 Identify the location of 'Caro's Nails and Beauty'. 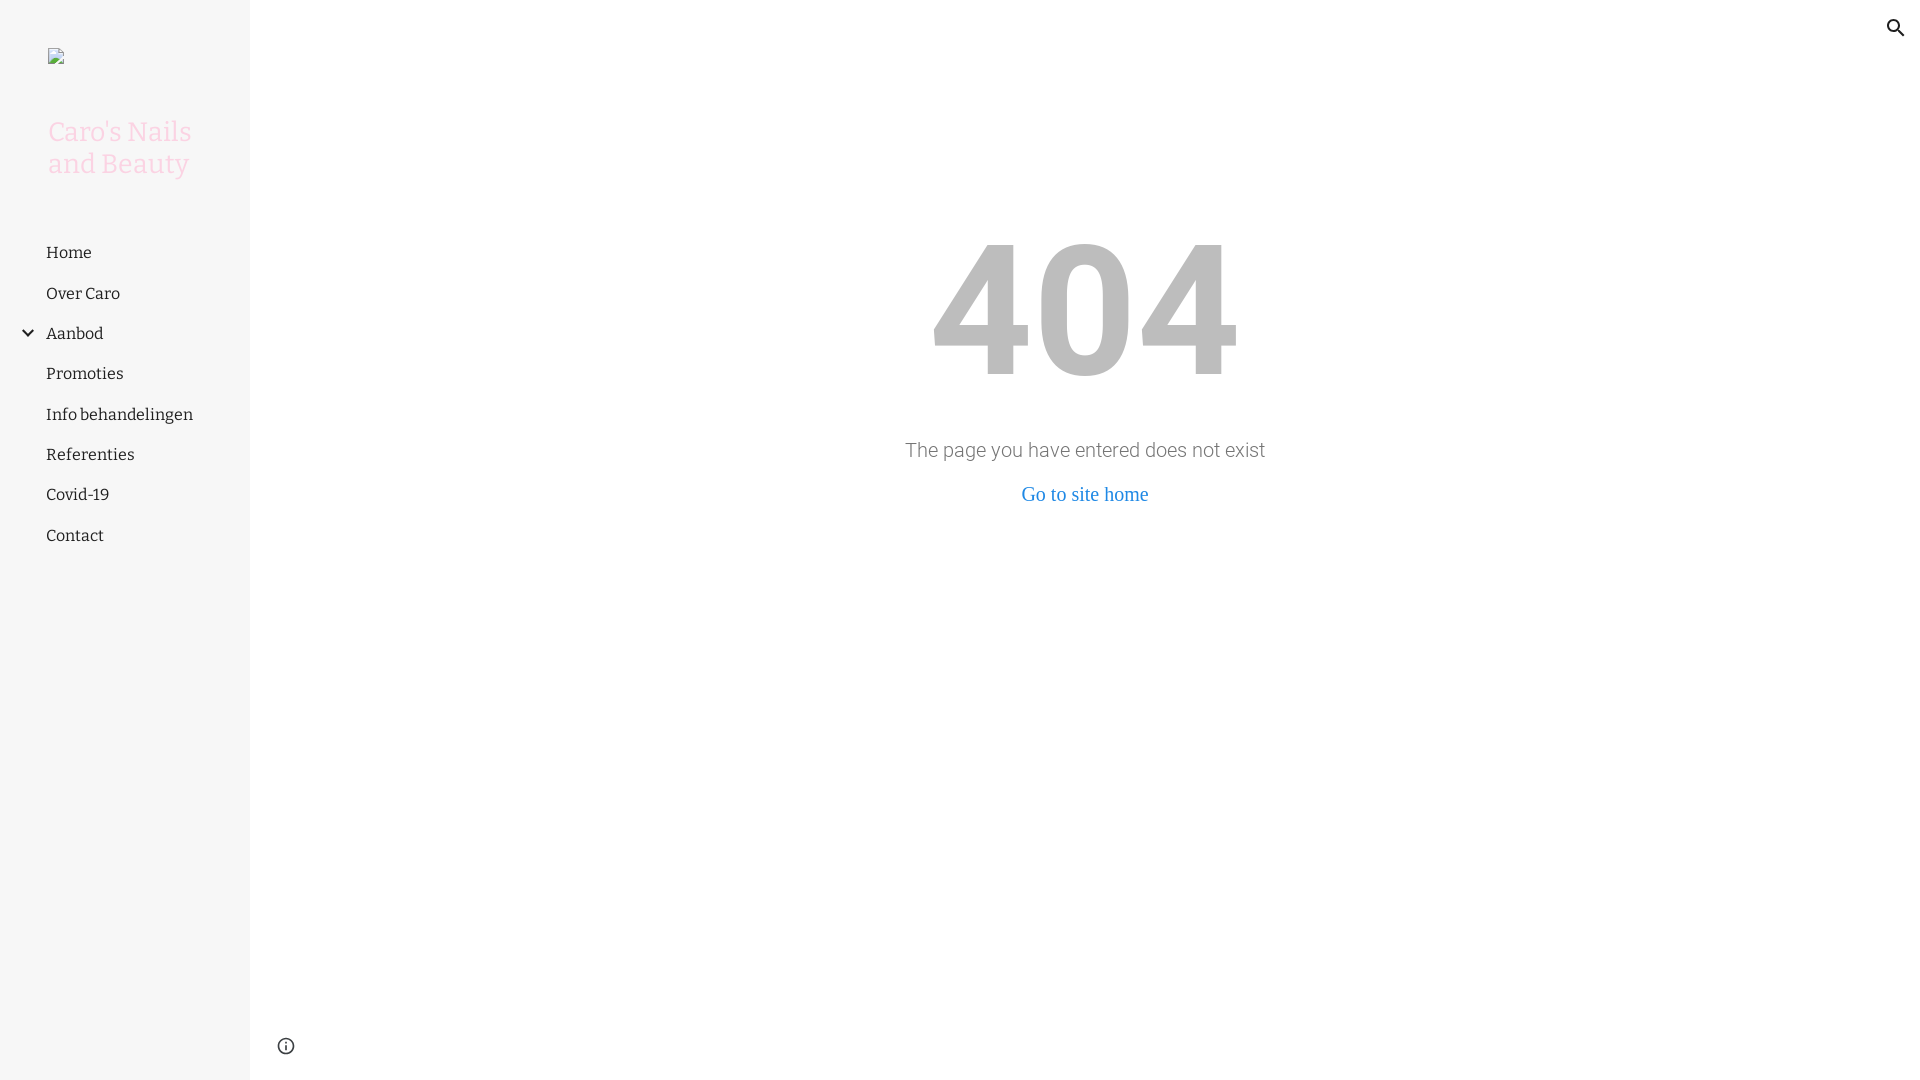
(132, 146).